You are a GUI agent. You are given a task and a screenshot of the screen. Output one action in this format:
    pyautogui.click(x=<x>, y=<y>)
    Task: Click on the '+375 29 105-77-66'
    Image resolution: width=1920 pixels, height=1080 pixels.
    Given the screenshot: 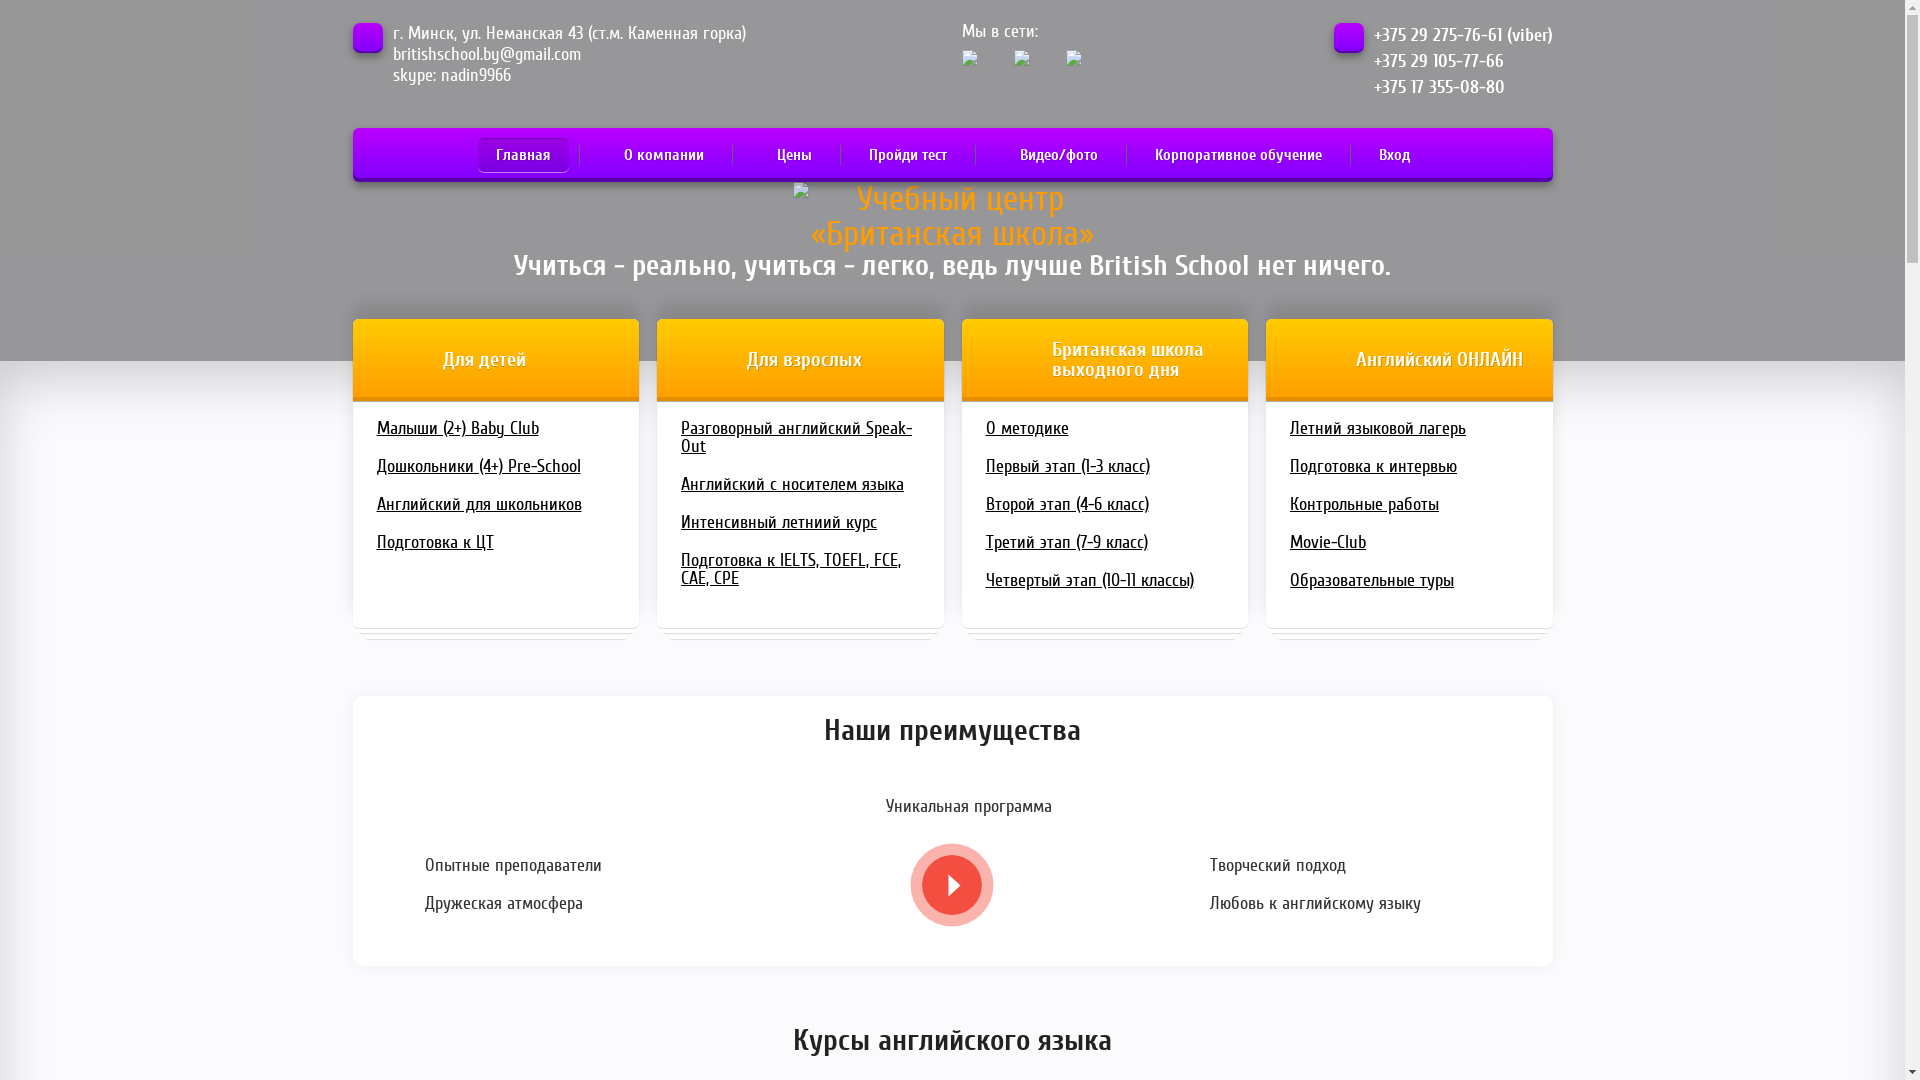 What is the action you would take?
    pyautogui.click(x=1438, y=60)
    